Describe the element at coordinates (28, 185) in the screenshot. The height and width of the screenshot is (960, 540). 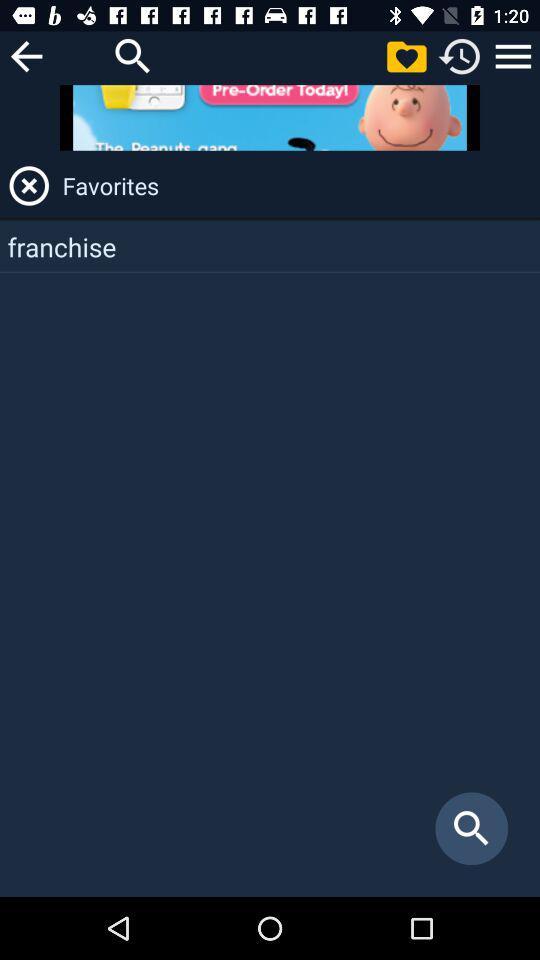
I see `it indicates the unfavorite icon` at that location.